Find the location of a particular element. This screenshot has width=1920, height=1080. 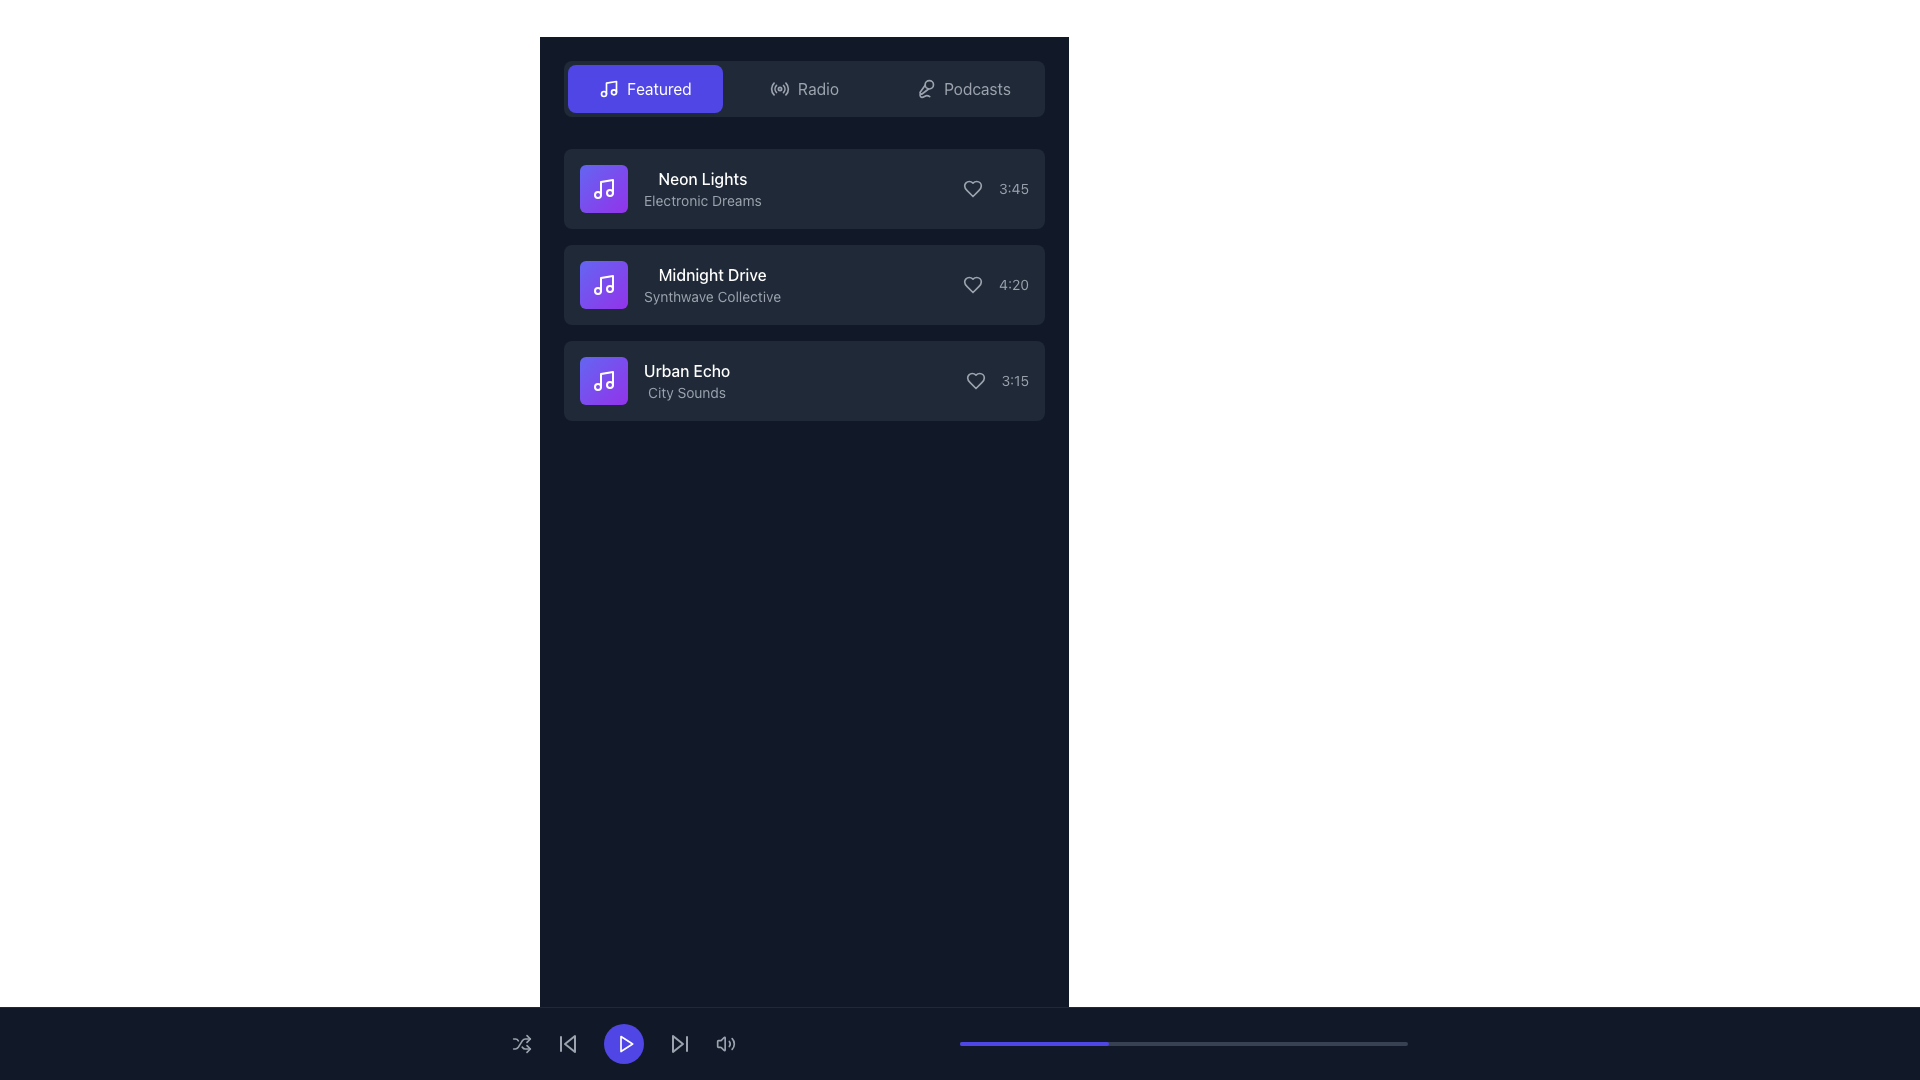

the 'Featured' text label, which is displayed in white font on a blue rounded rectangular background, located in the top-left corner of the main content area next to a music icon is located at coordinates (659, 87).